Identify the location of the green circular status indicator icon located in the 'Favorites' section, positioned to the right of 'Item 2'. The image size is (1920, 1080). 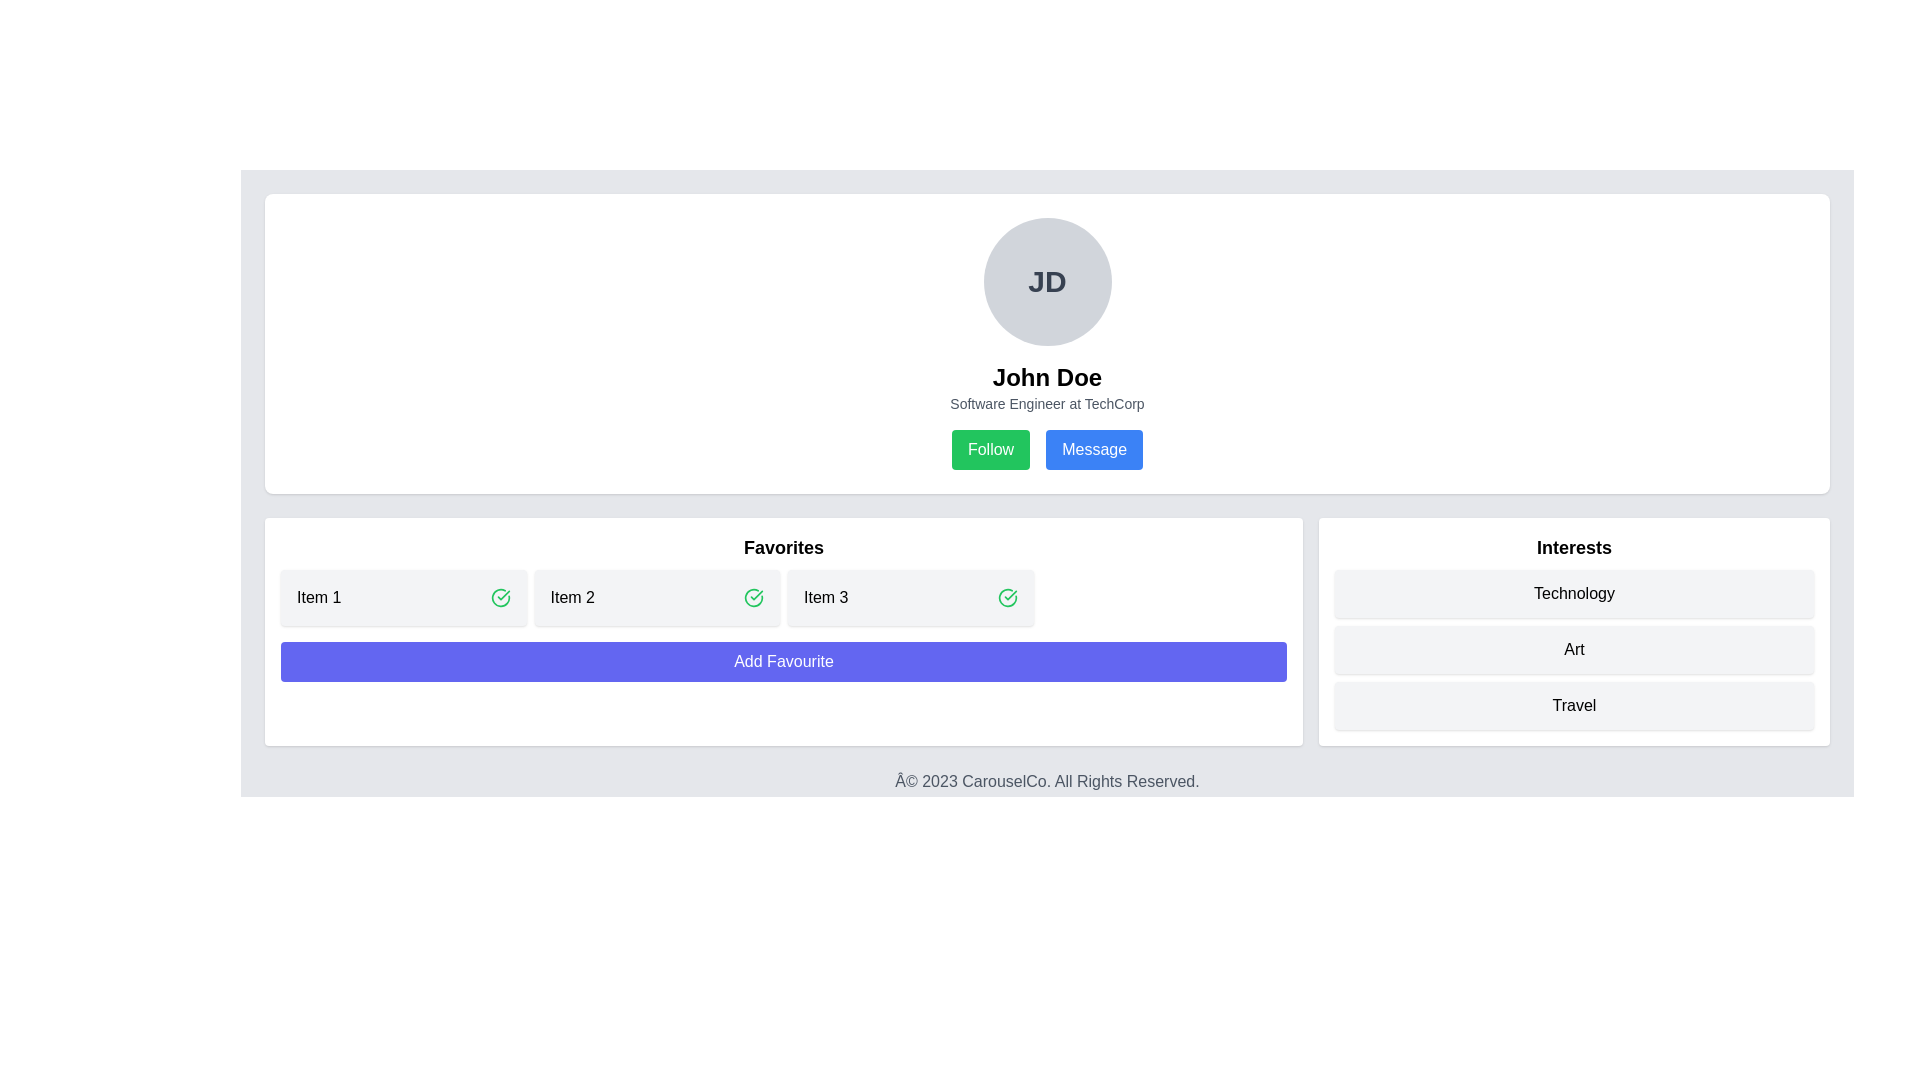
(1007, 596).